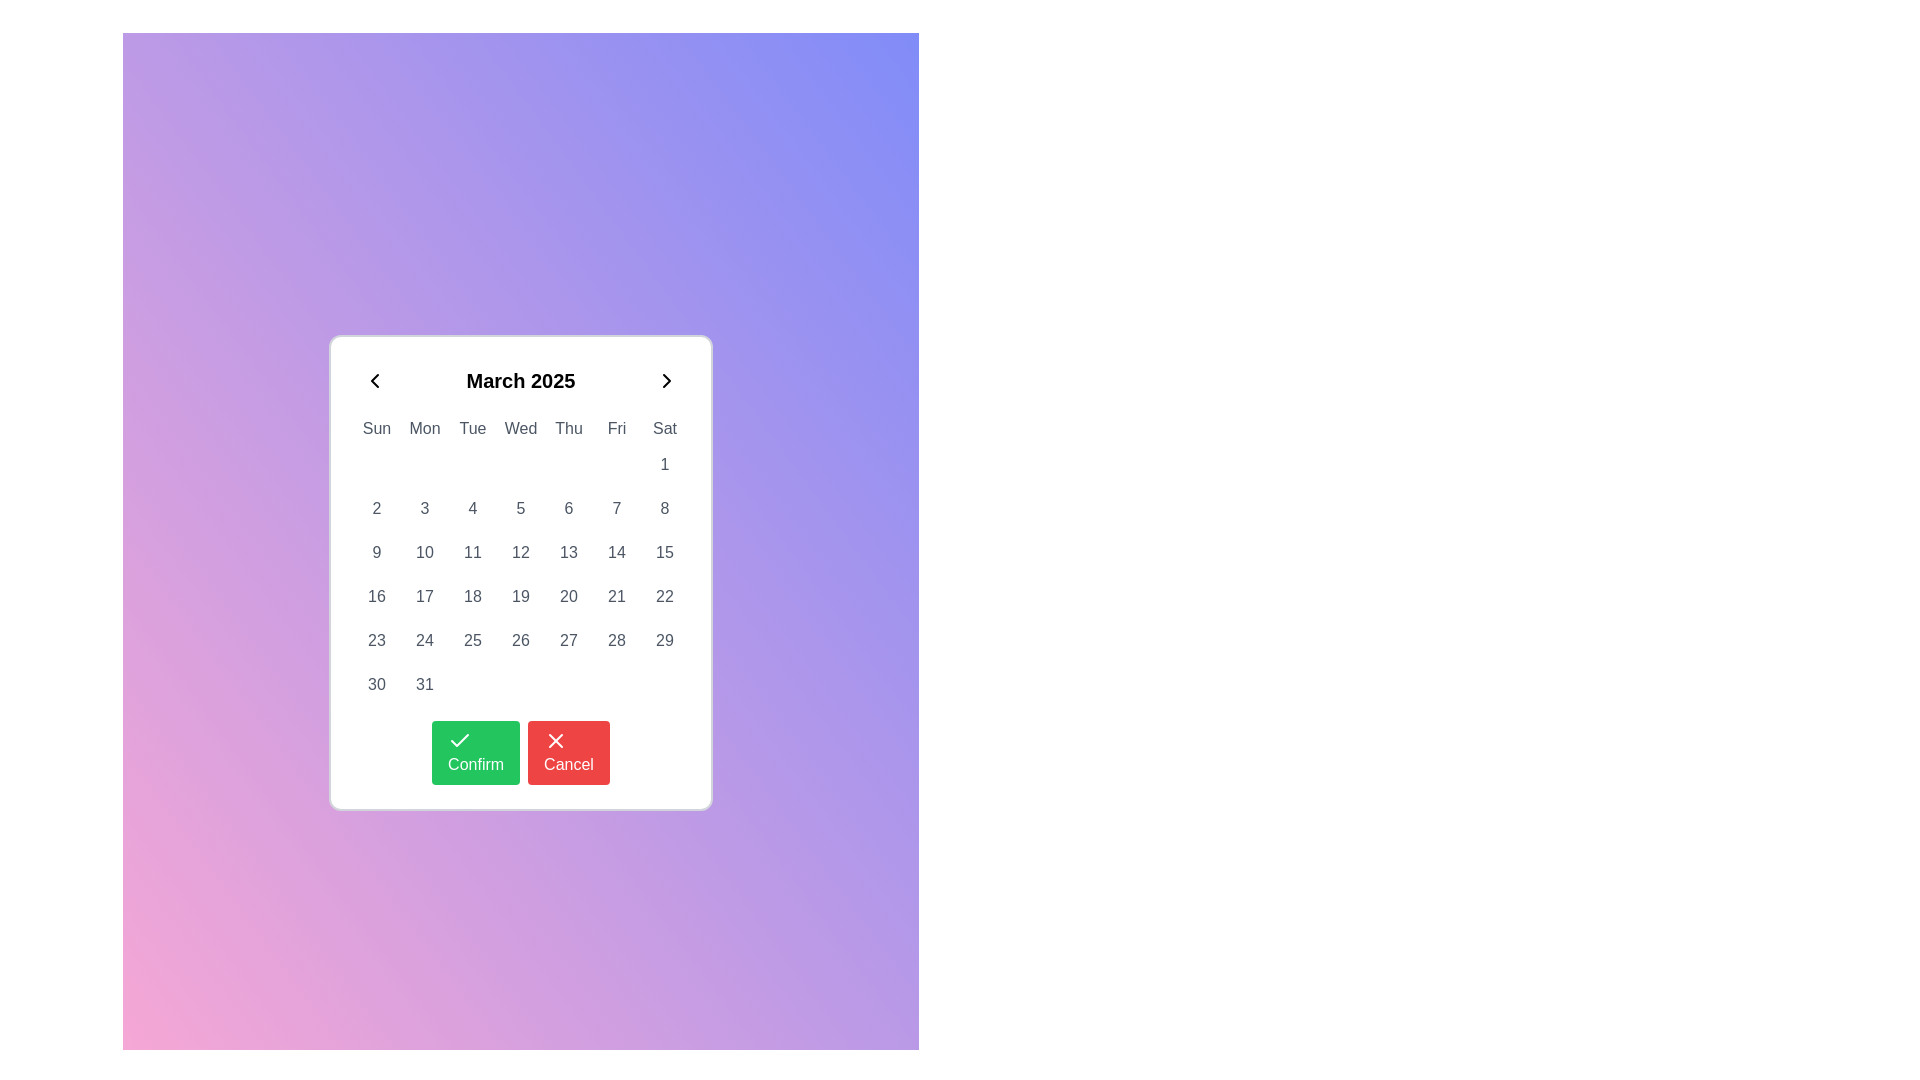  Describe the element at coordinates (521, 744) in the screenshot. I see `the 'Confirm' button with a green background and checkmark icon located at the bottom of the calendar interface` at that location.